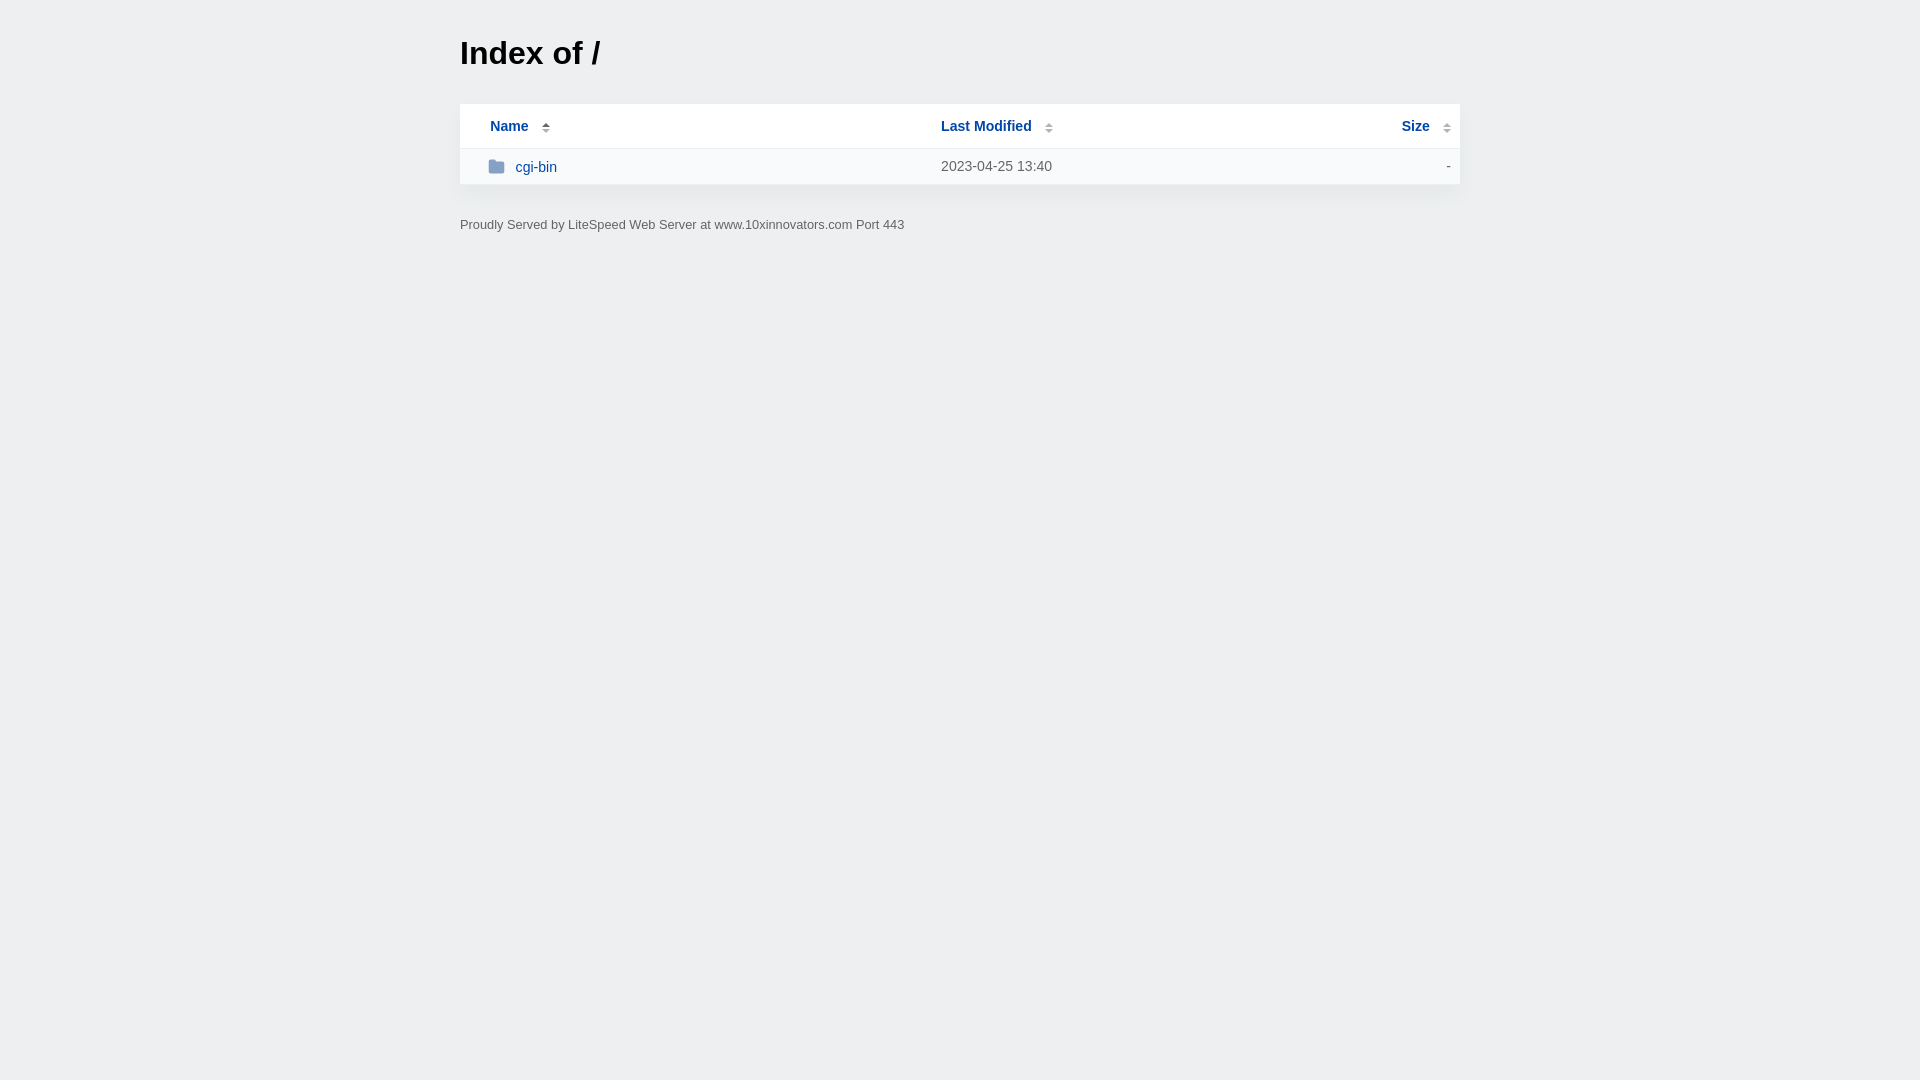  I want to click on 'Size', so click(1425, 126).